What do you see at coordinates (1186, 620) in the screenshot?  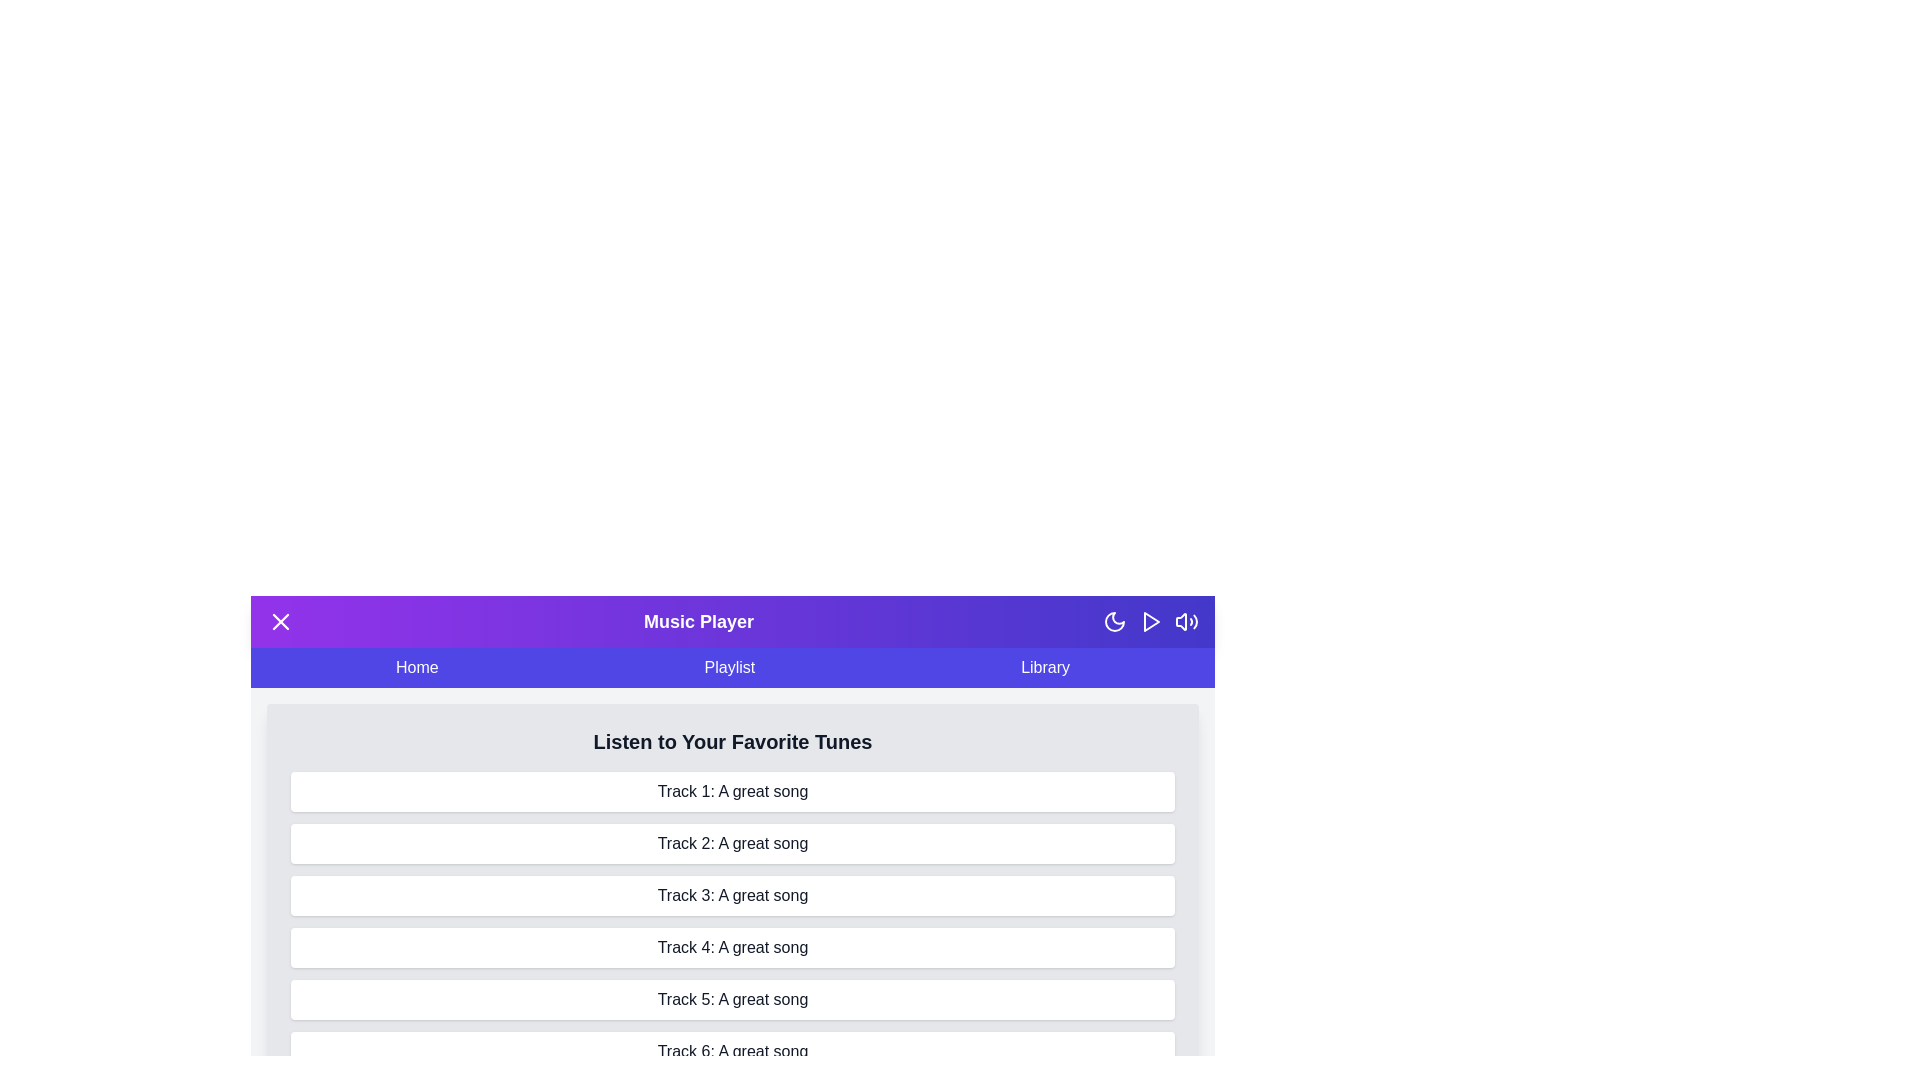 I see `the volume control icon` at bounding box center [1186, 620].